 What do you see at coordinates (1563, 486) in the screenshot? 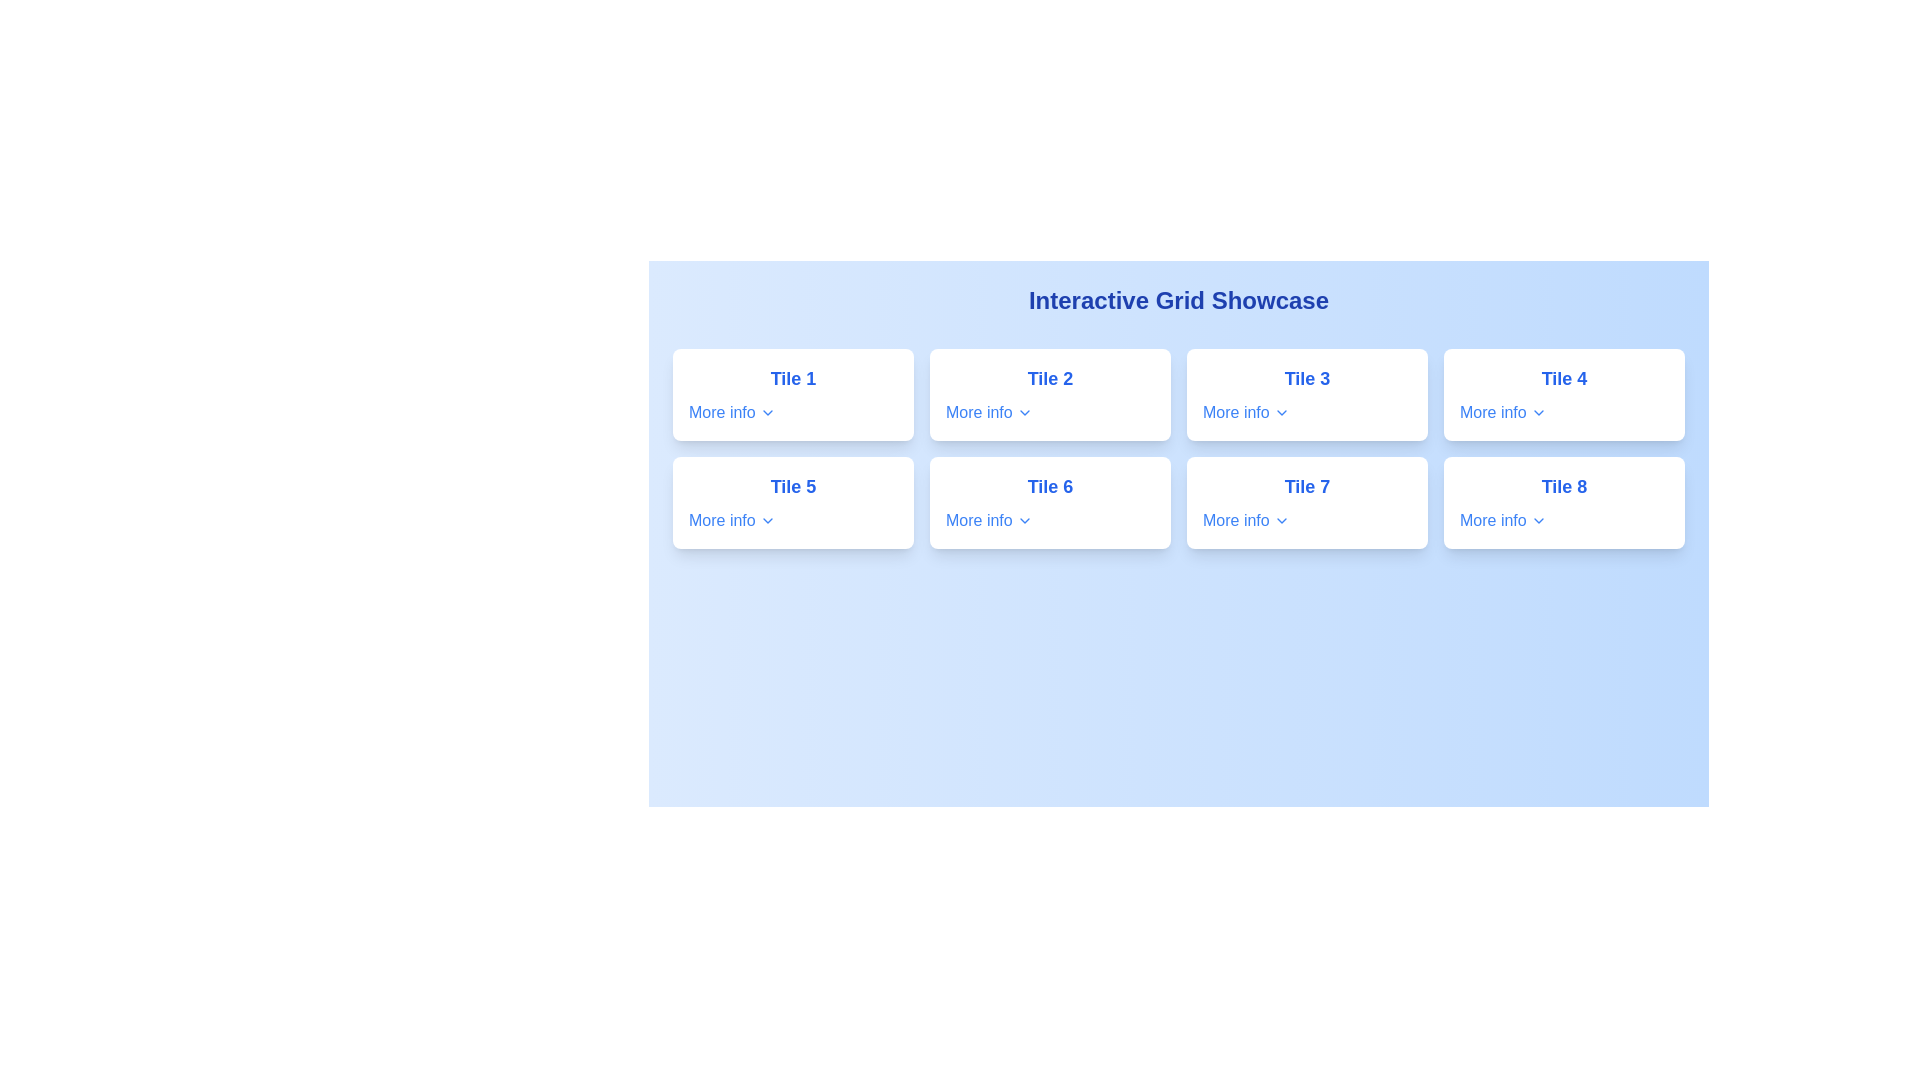
I see `the text label that serves as a title for the last tile in the bottom-right corner of the grid layout titled 'Interactive Grid Showcase'` at bounding box center [1563, 486].